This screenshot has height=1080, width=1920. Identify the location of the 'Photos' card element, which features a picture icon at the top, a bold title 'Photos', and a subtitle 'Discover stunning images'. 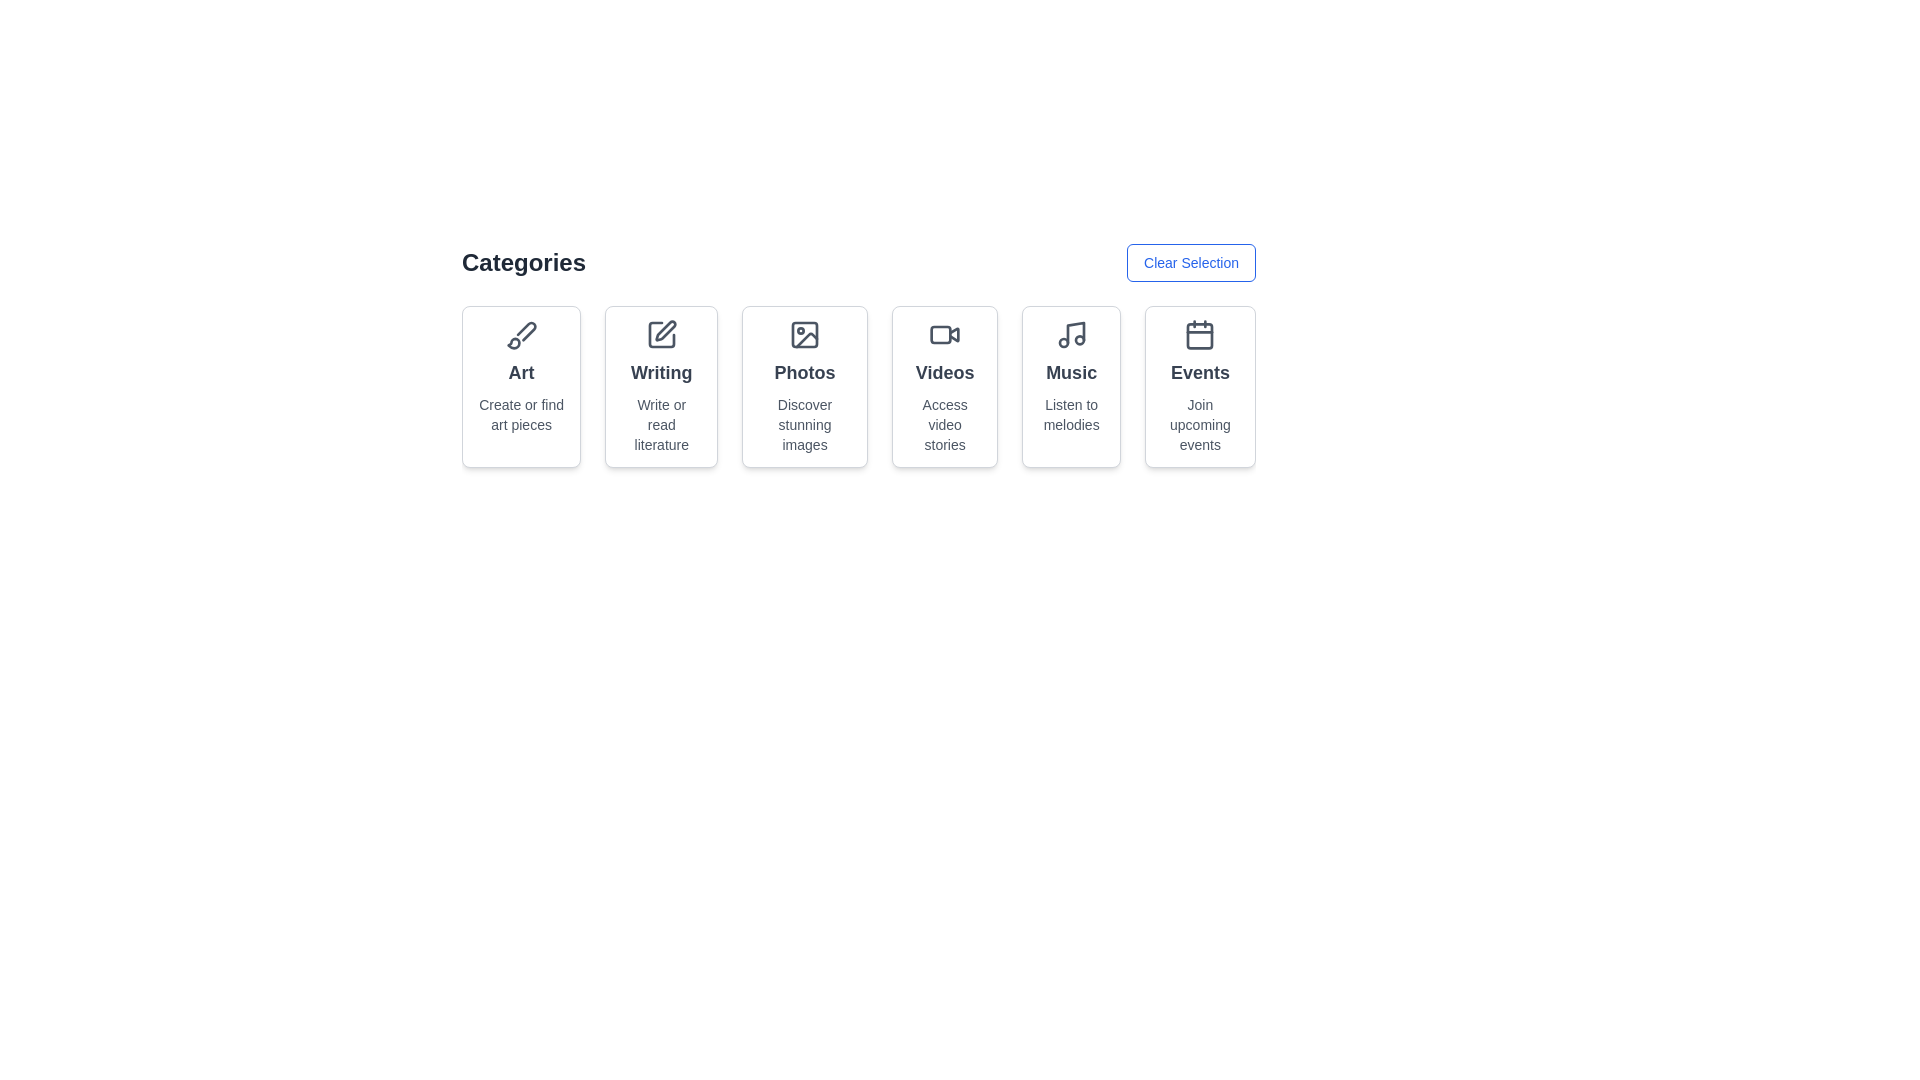
(805, 386).